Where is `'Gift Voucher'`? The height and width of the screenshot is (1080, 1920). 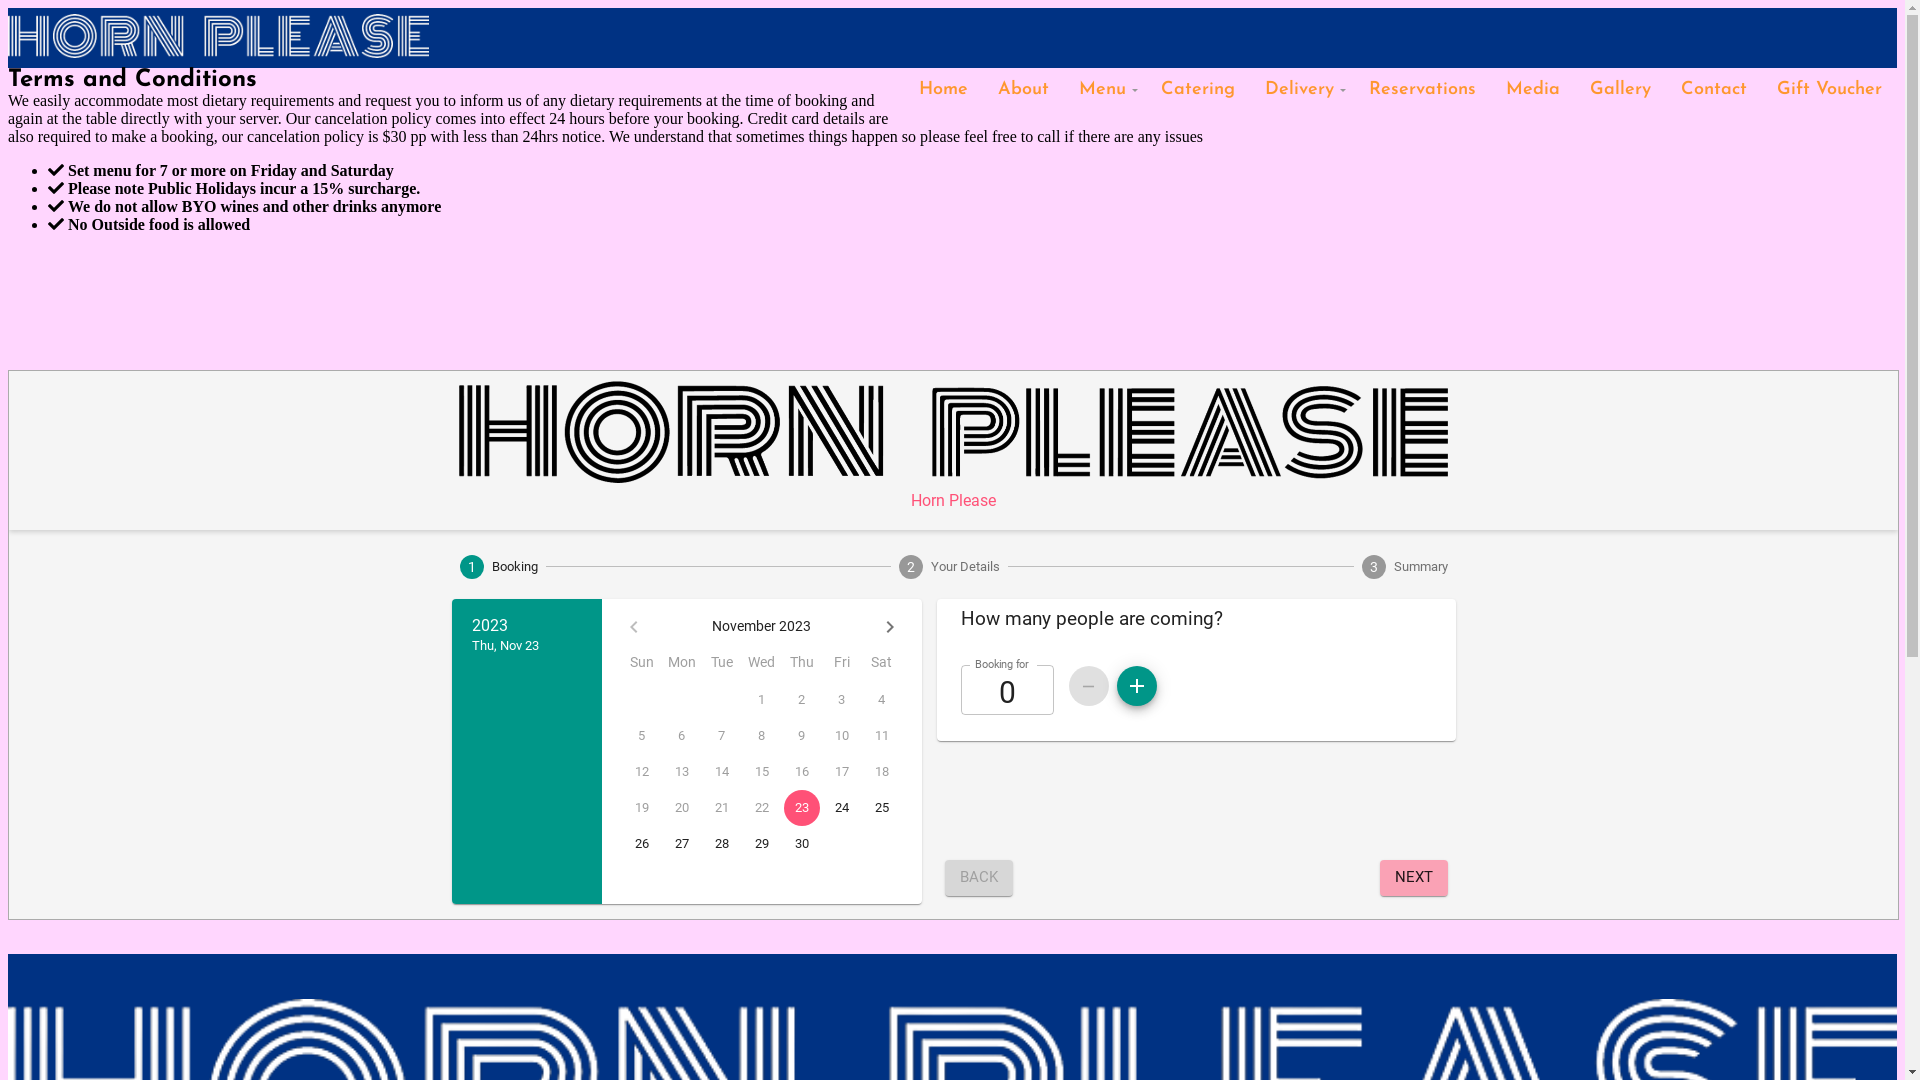 'Gift Voucher' is located at coordinates (1829, 88).